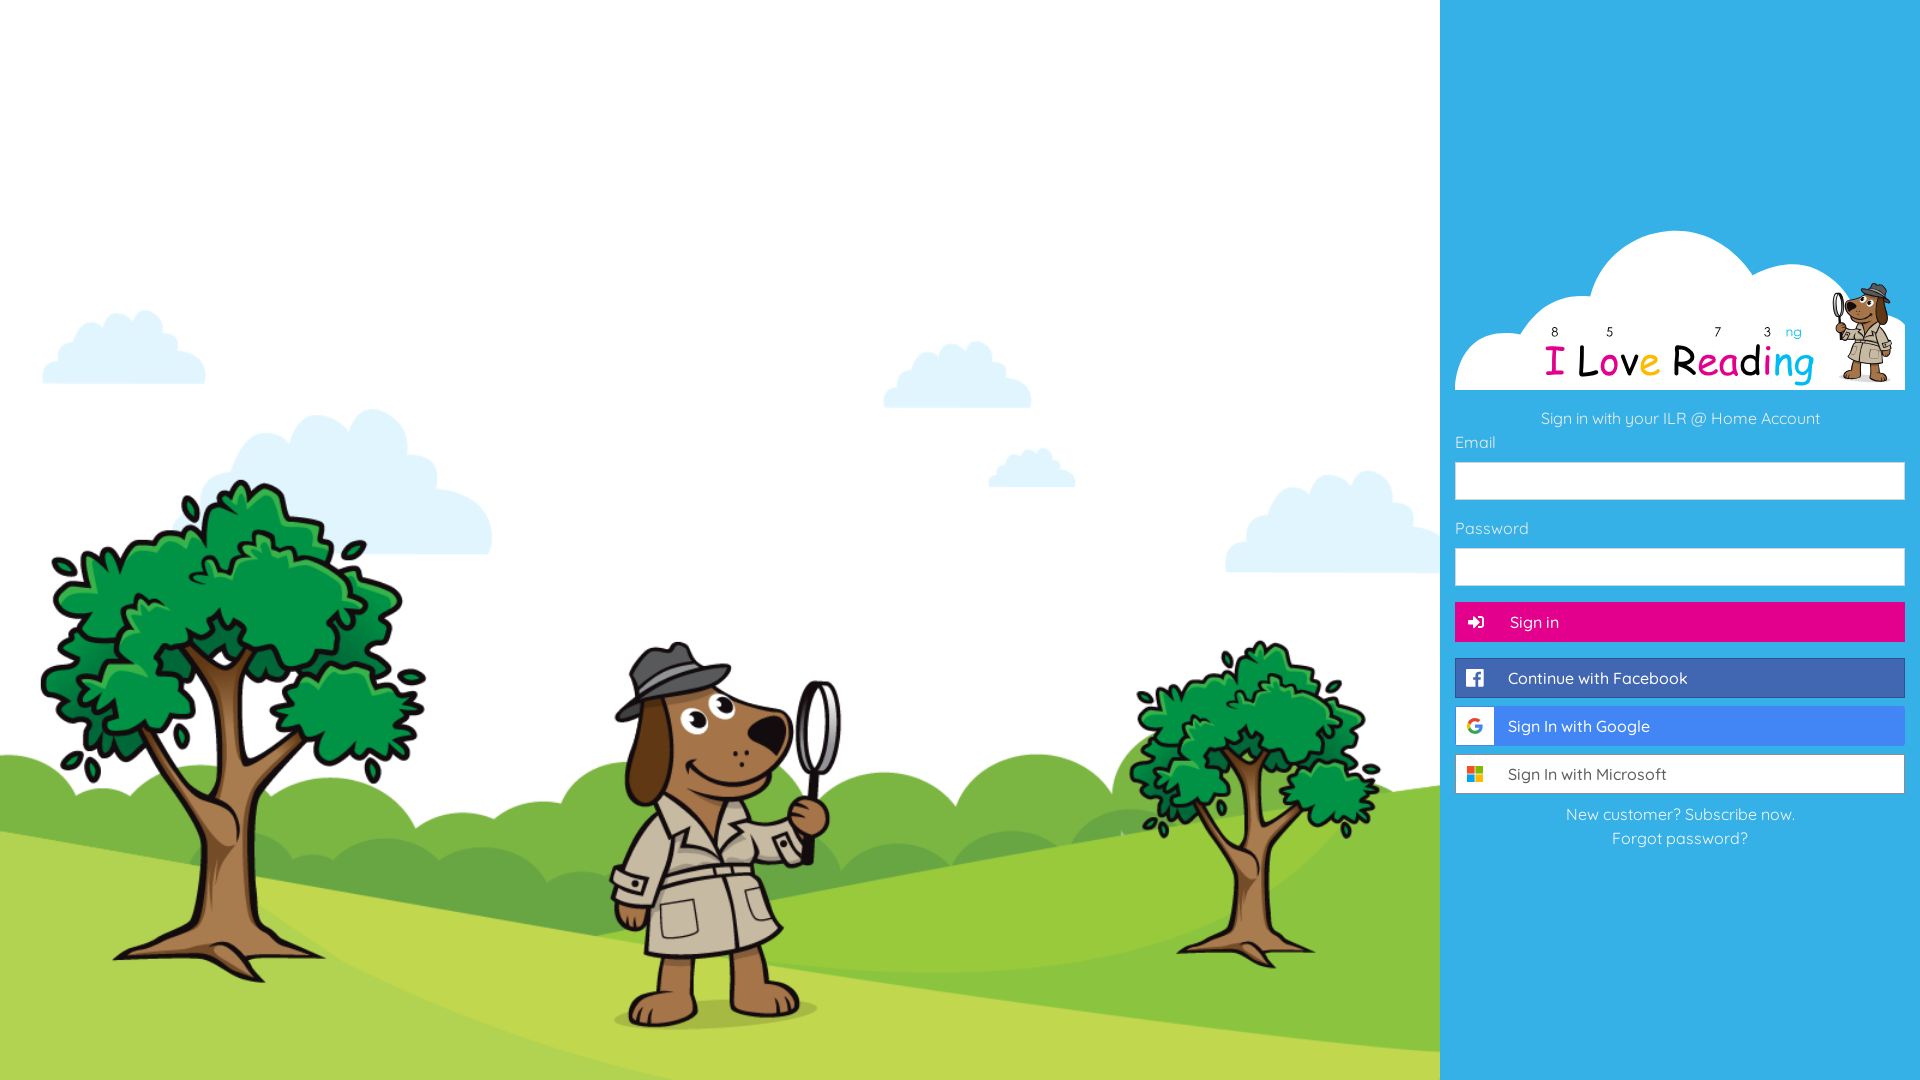 The height and width of the screenshot is (1080, 1920). I want to click on 'Forgot password?', so click(1680, 837).